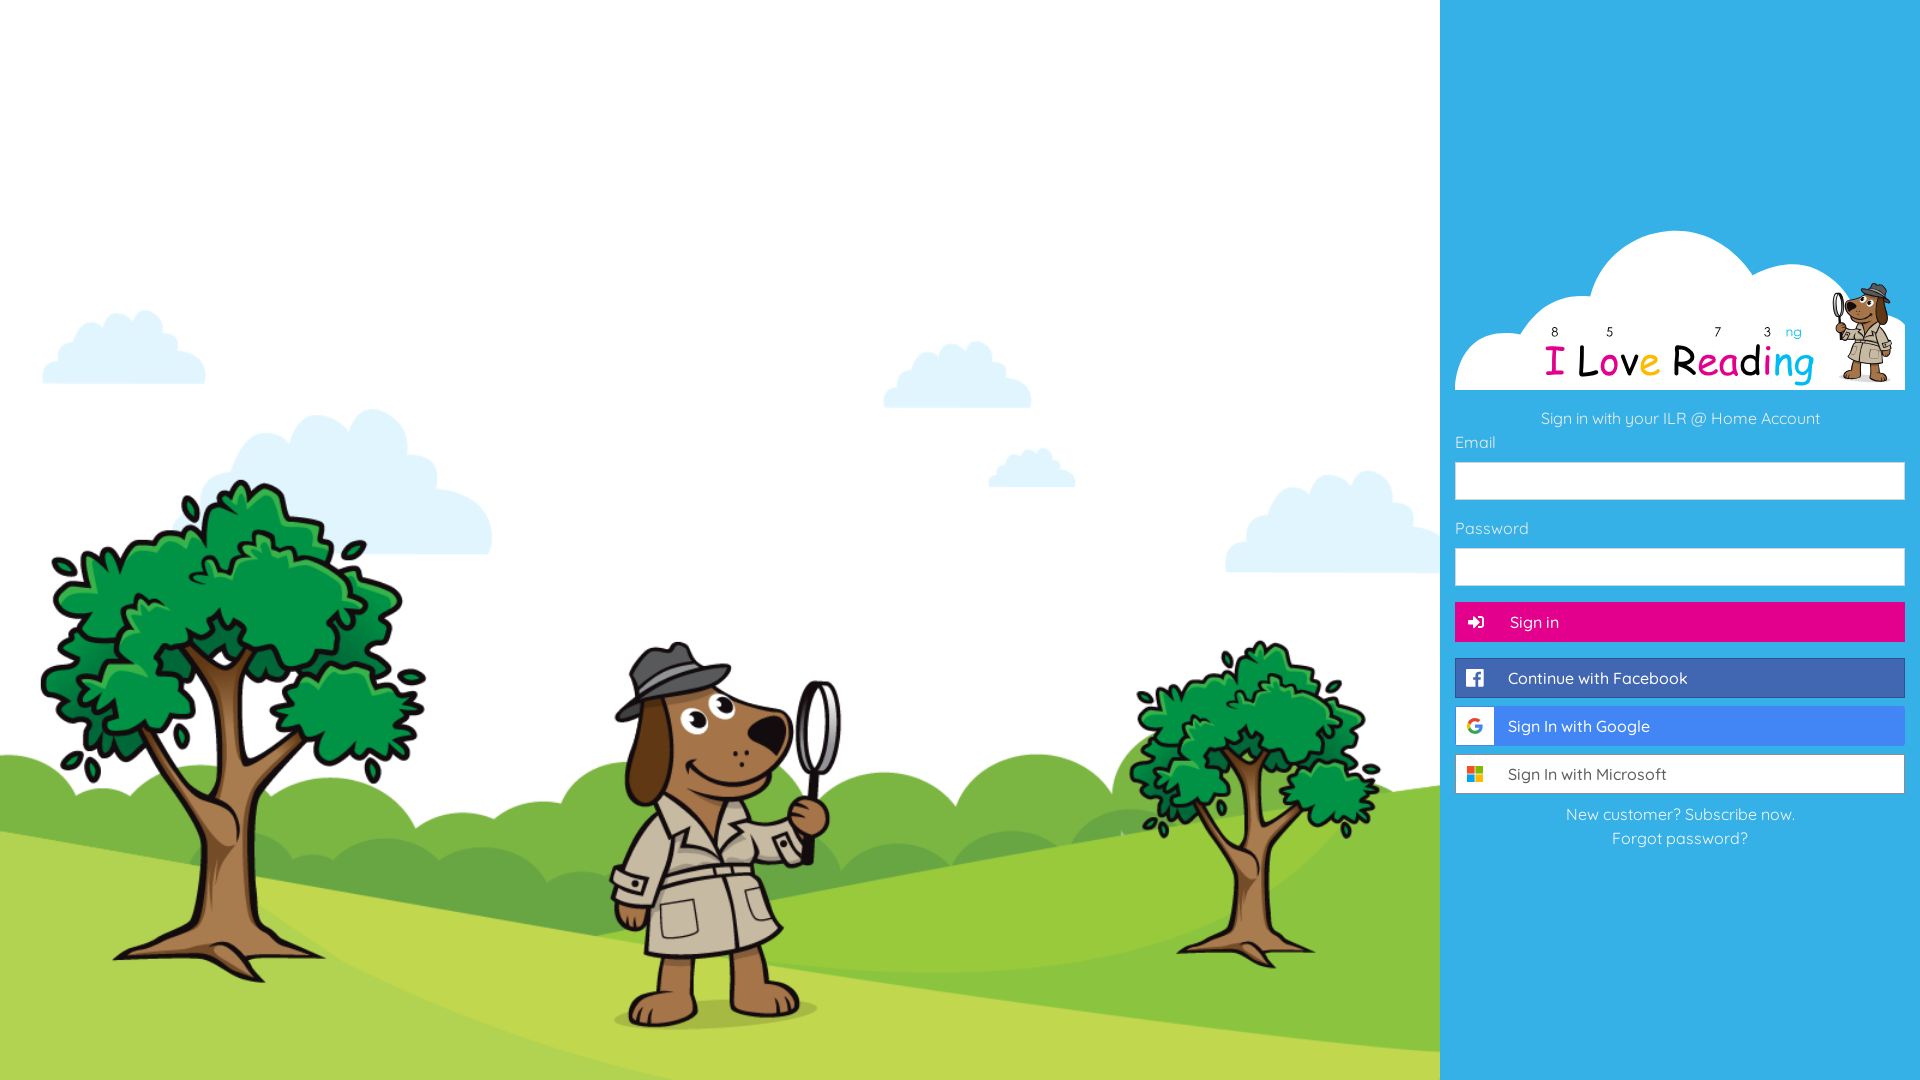 The height and width of the screenshot is (1080, 1920). I want to click on 'Forgot password?', so click(1680, 837).